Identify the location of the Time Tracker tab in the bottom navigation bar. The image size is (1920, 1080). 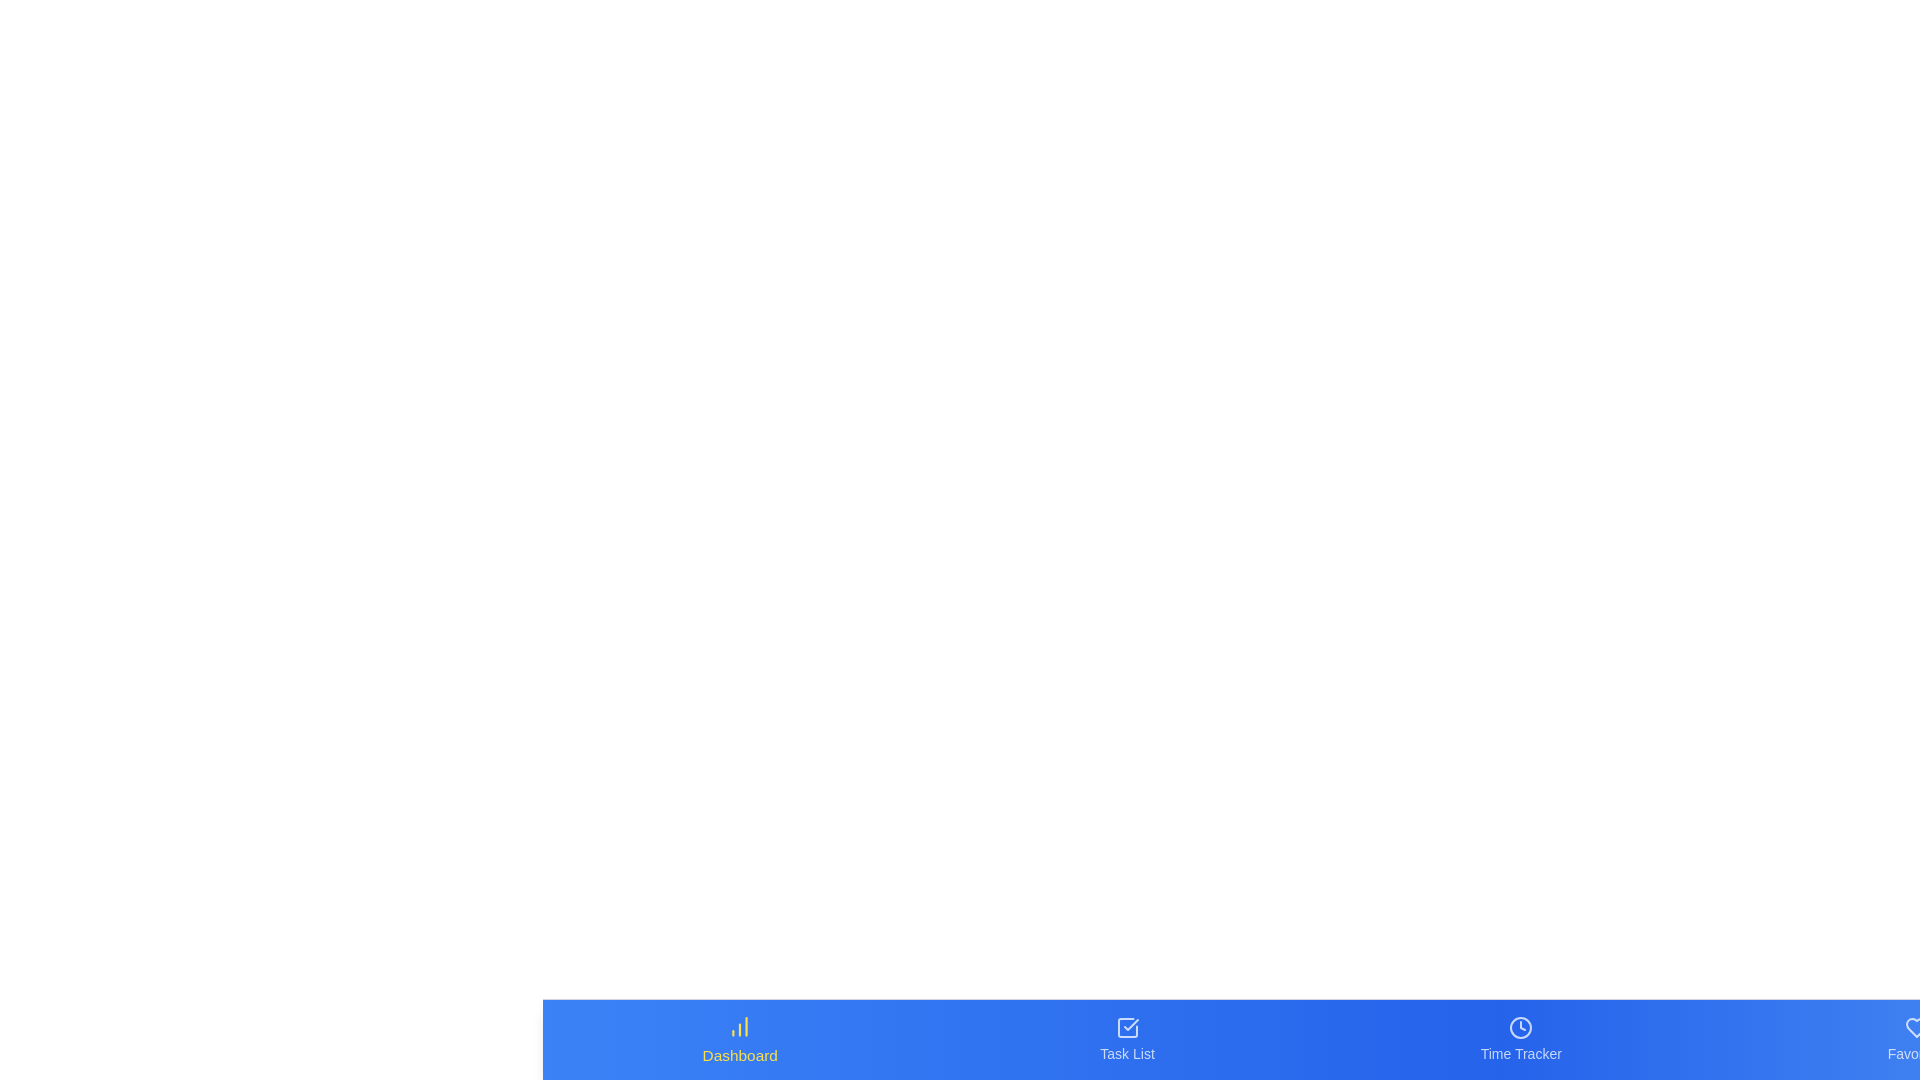
(1520, 1039).